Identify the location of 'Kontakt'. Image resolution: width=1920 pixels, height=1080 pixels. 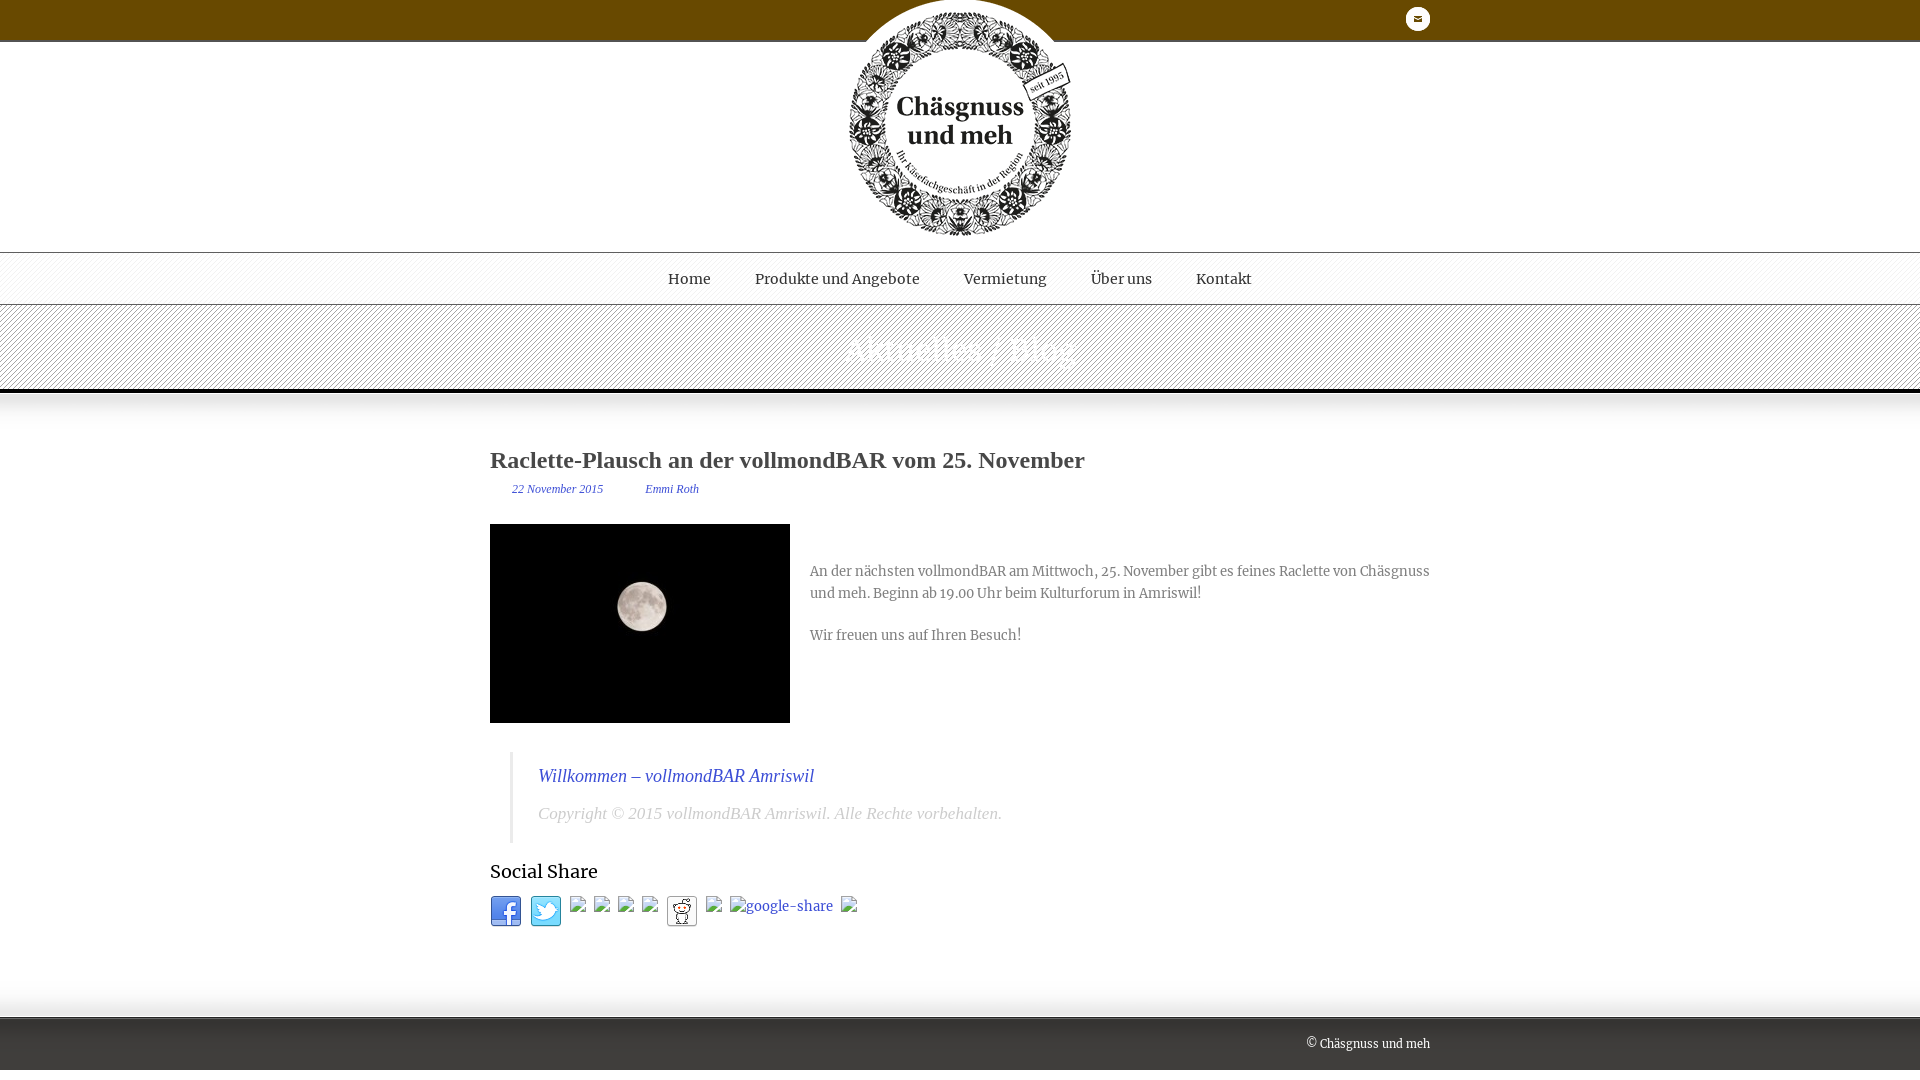
(1223, 278).